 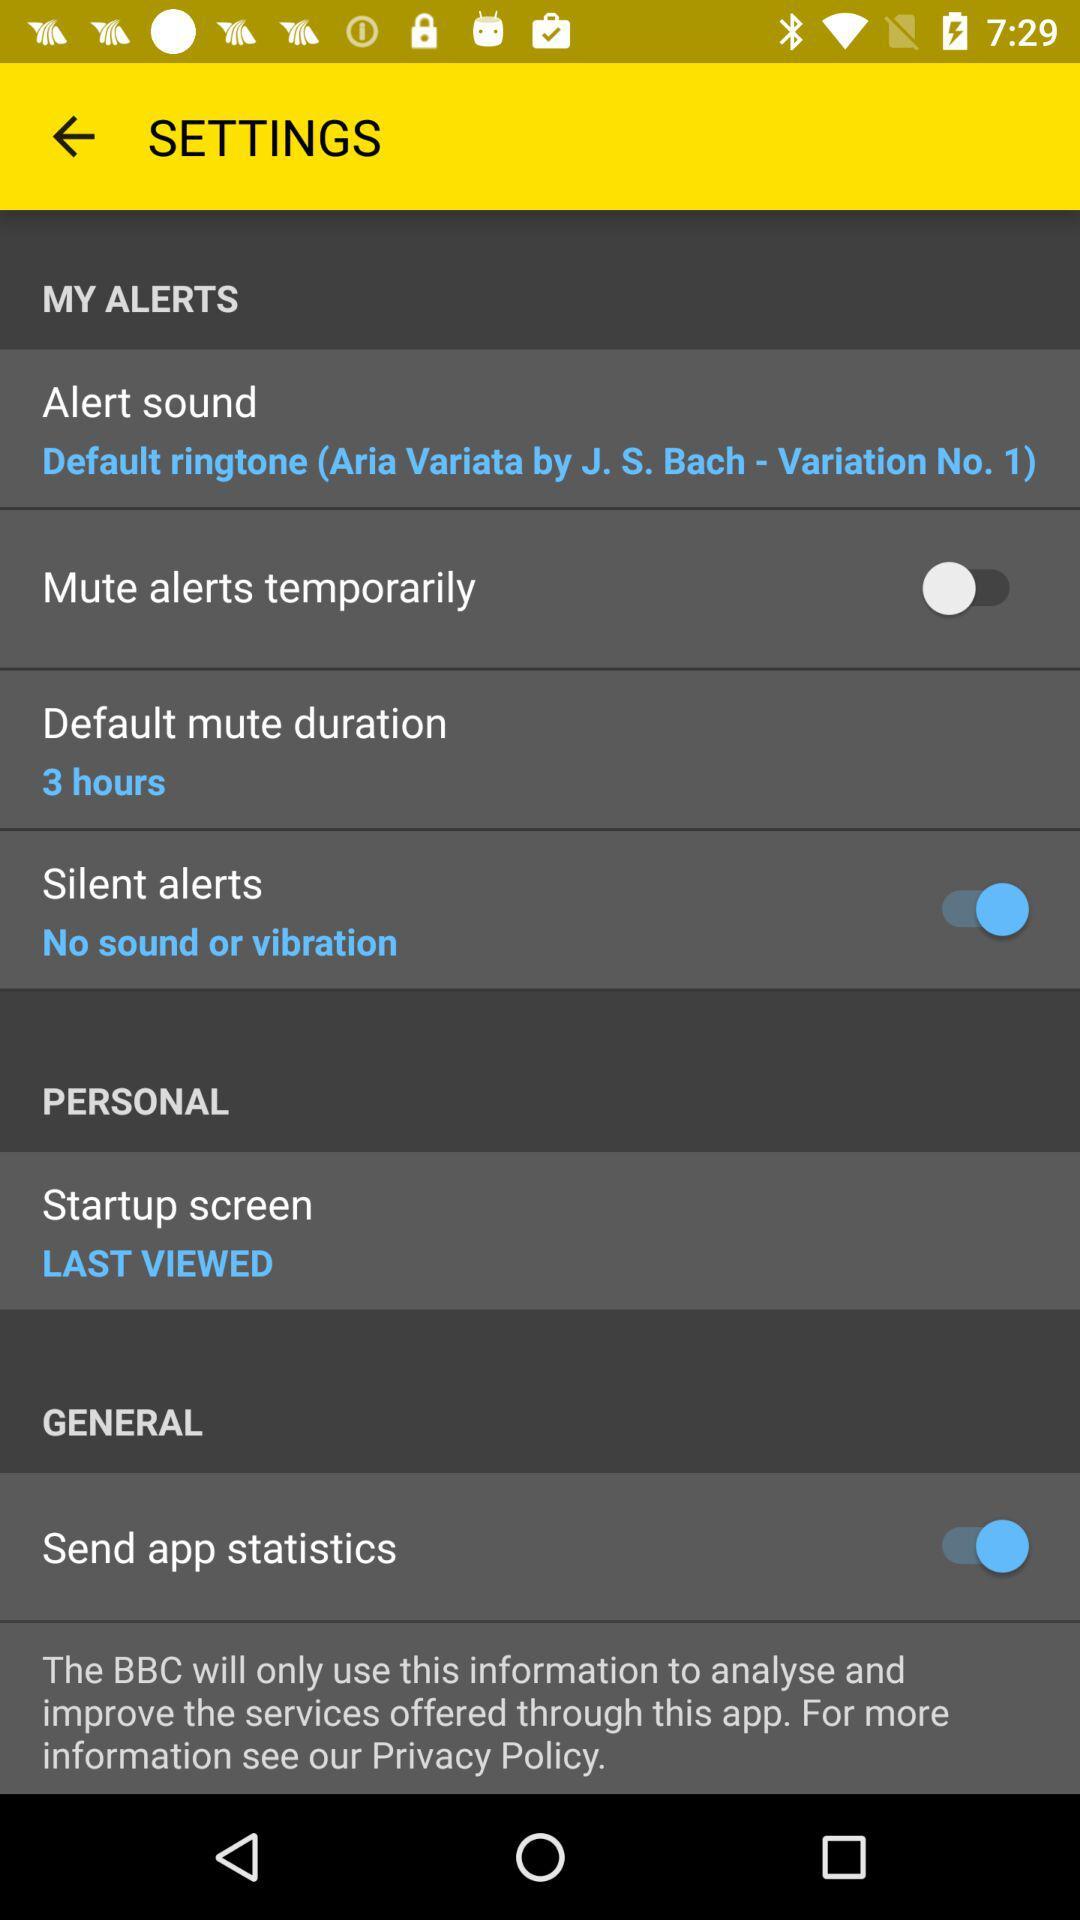 What do you see at coordinates (560, 1099) in the screenshot?
I see `personal at the center` at bounding box center [560, 1099].